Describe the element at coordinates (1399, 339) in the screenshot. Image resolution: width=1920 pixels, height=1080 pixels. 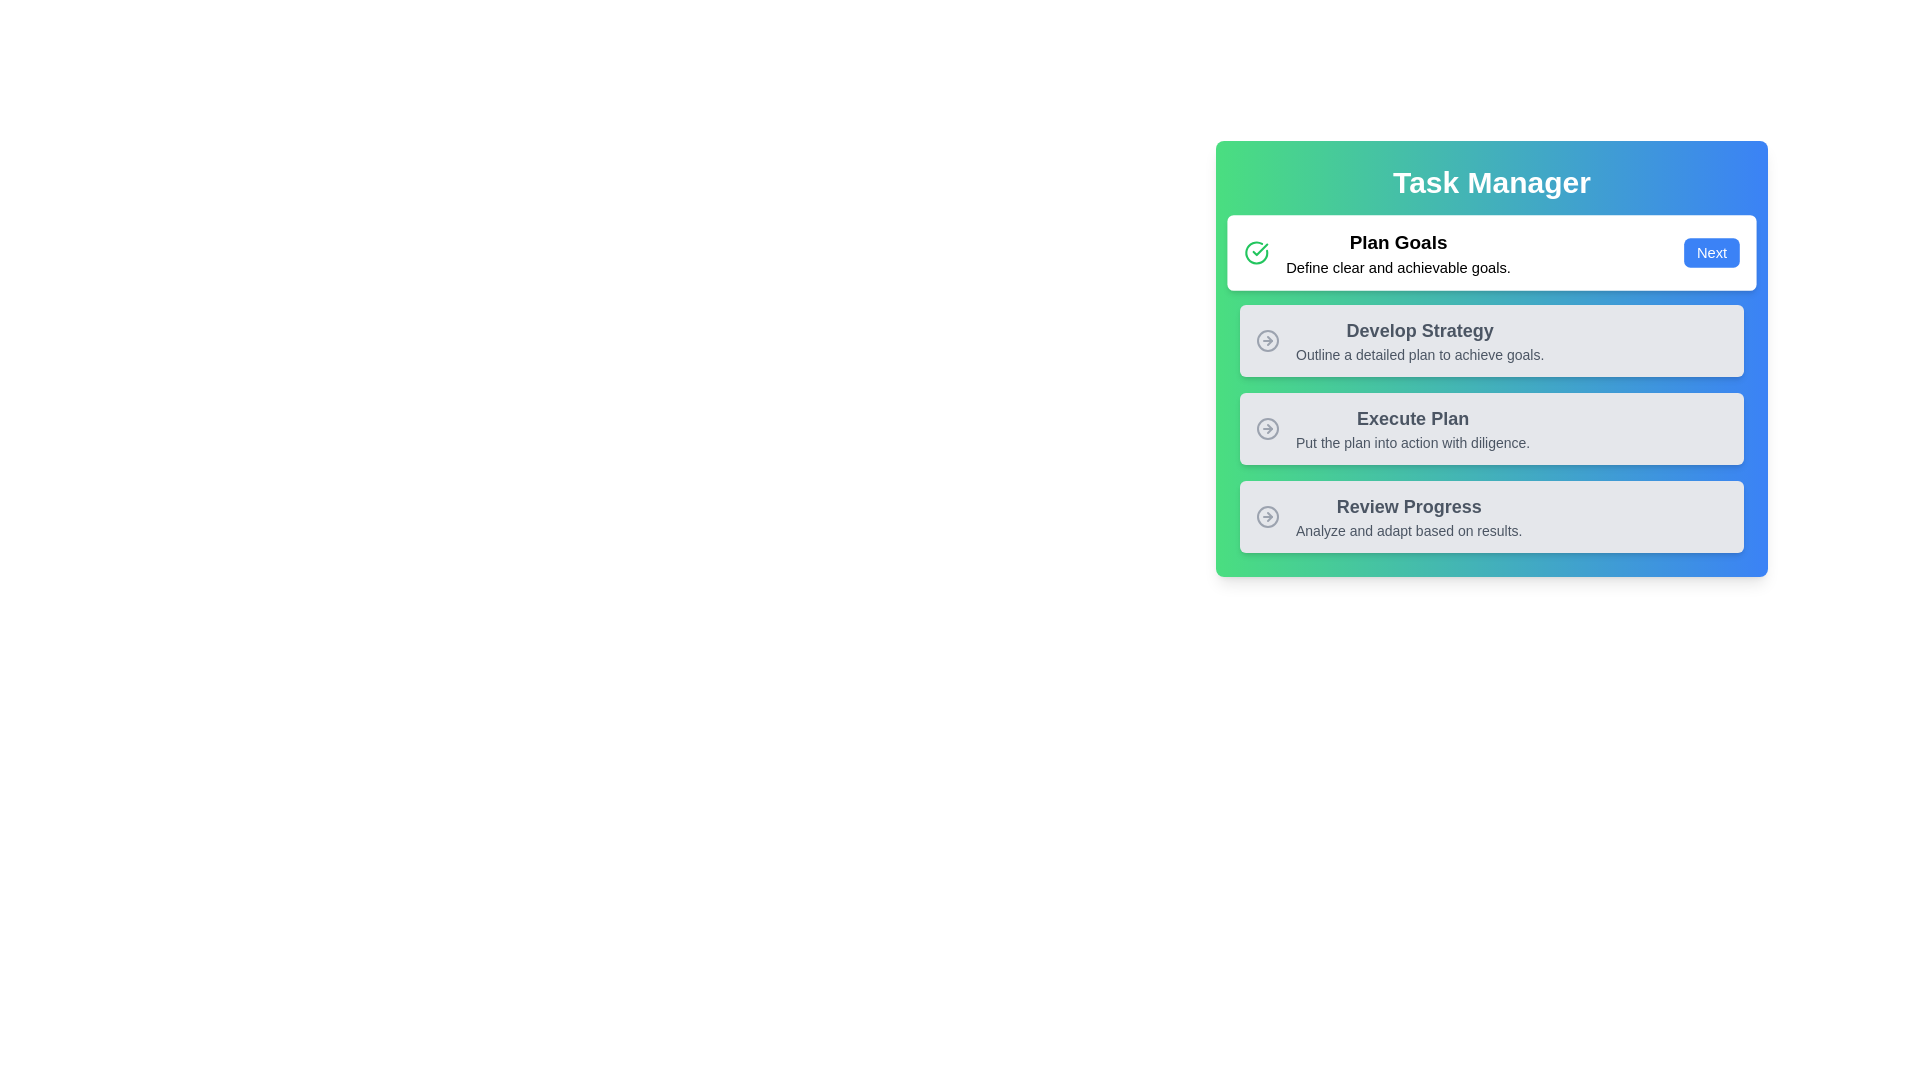
I see `keyboard navigation` at that location.